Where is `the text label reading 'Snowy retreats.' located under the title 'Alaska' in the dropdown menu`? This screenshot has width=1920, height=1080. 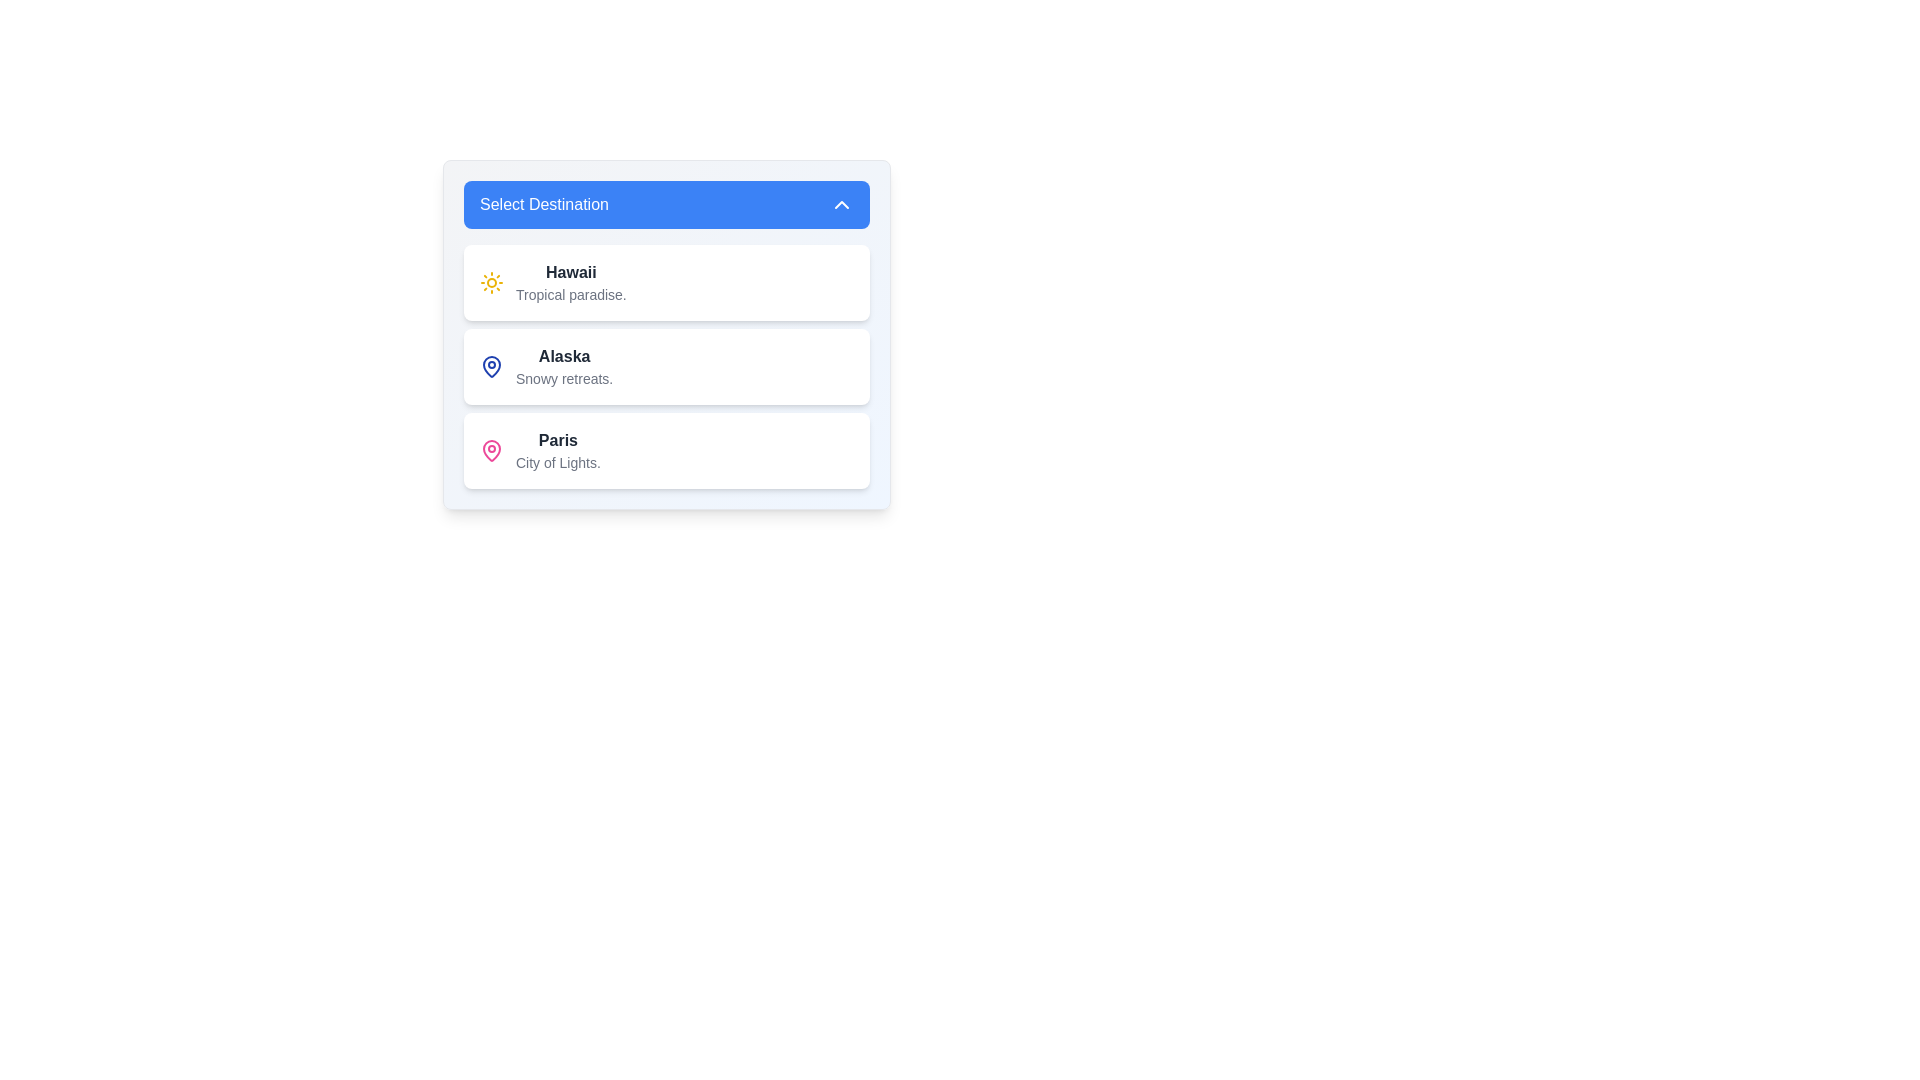 the text label reading 'Snowy retreats.' located under the title 'Alaska' in the dropdown menu is located at coordinates (563, 378).